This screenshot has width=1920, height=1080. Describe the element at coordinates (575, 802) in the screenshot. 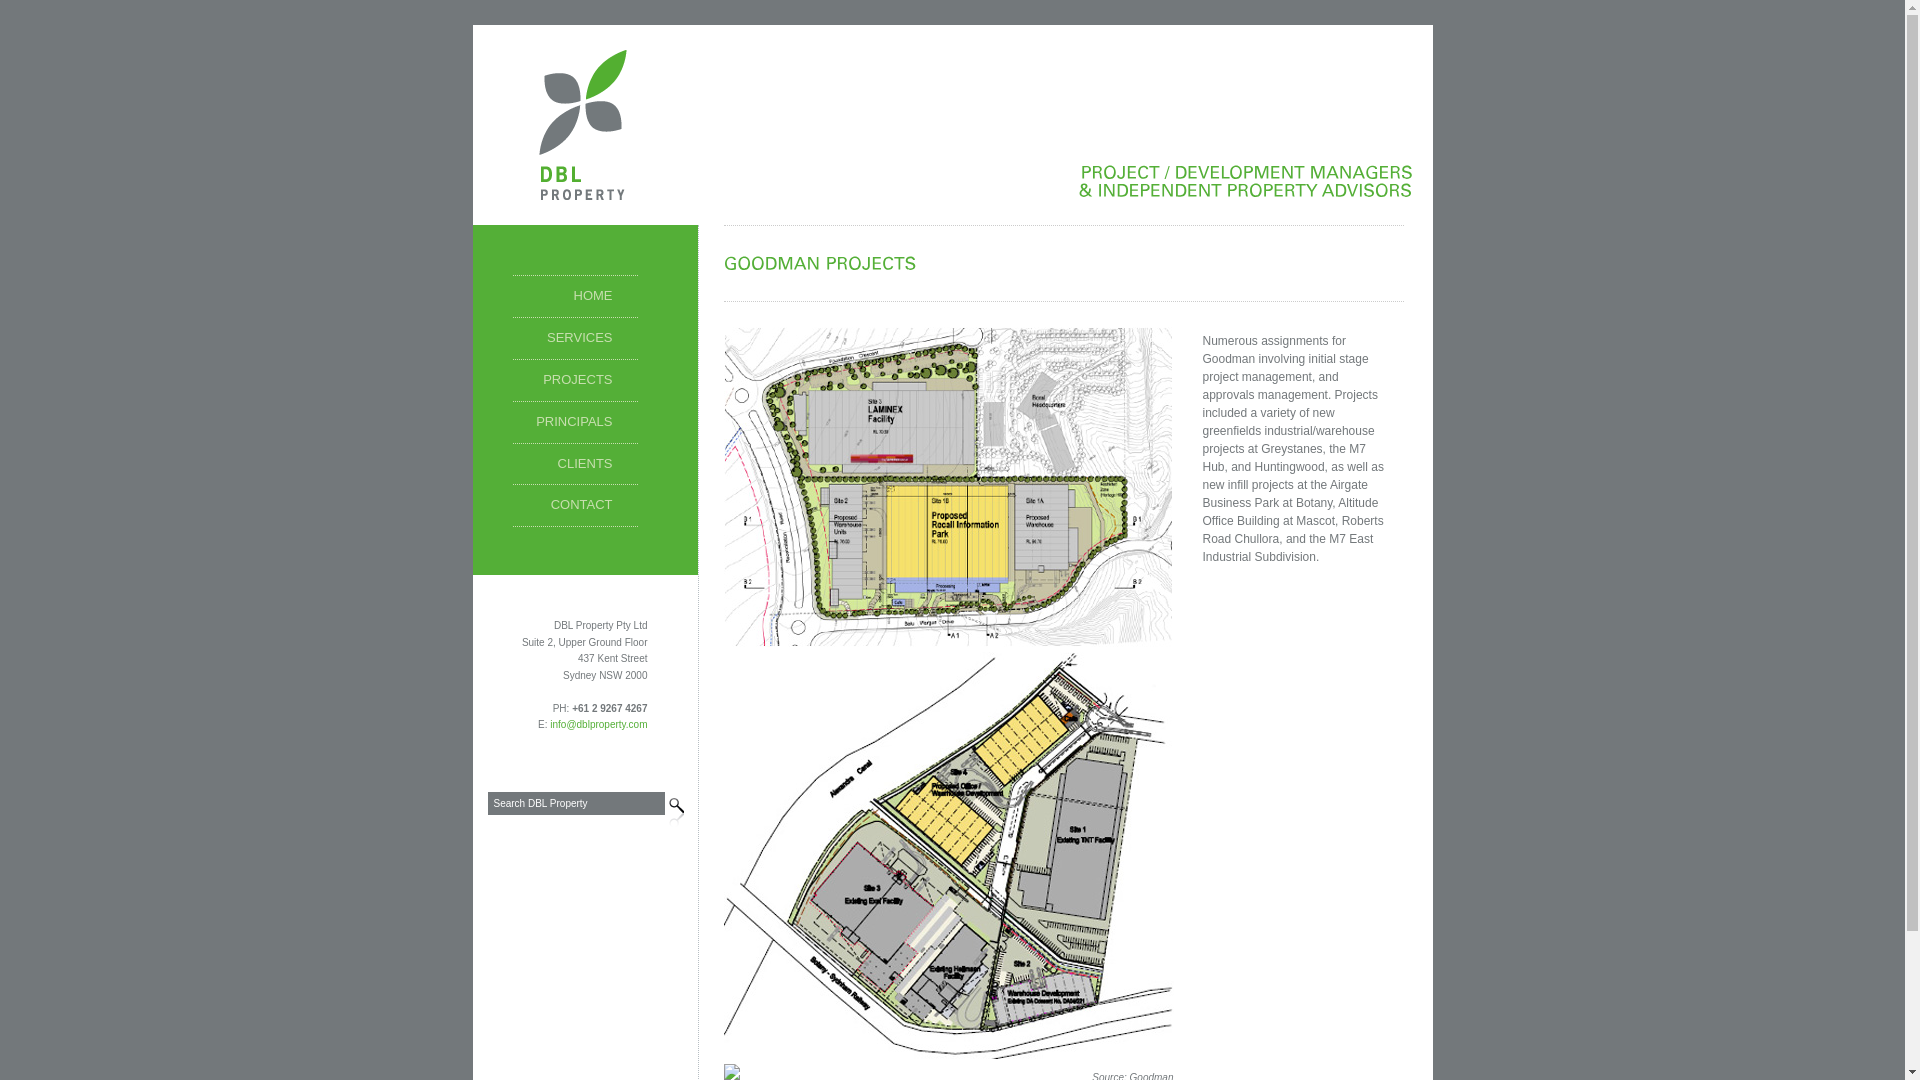

I see `'Search DBL Property'` at that location.